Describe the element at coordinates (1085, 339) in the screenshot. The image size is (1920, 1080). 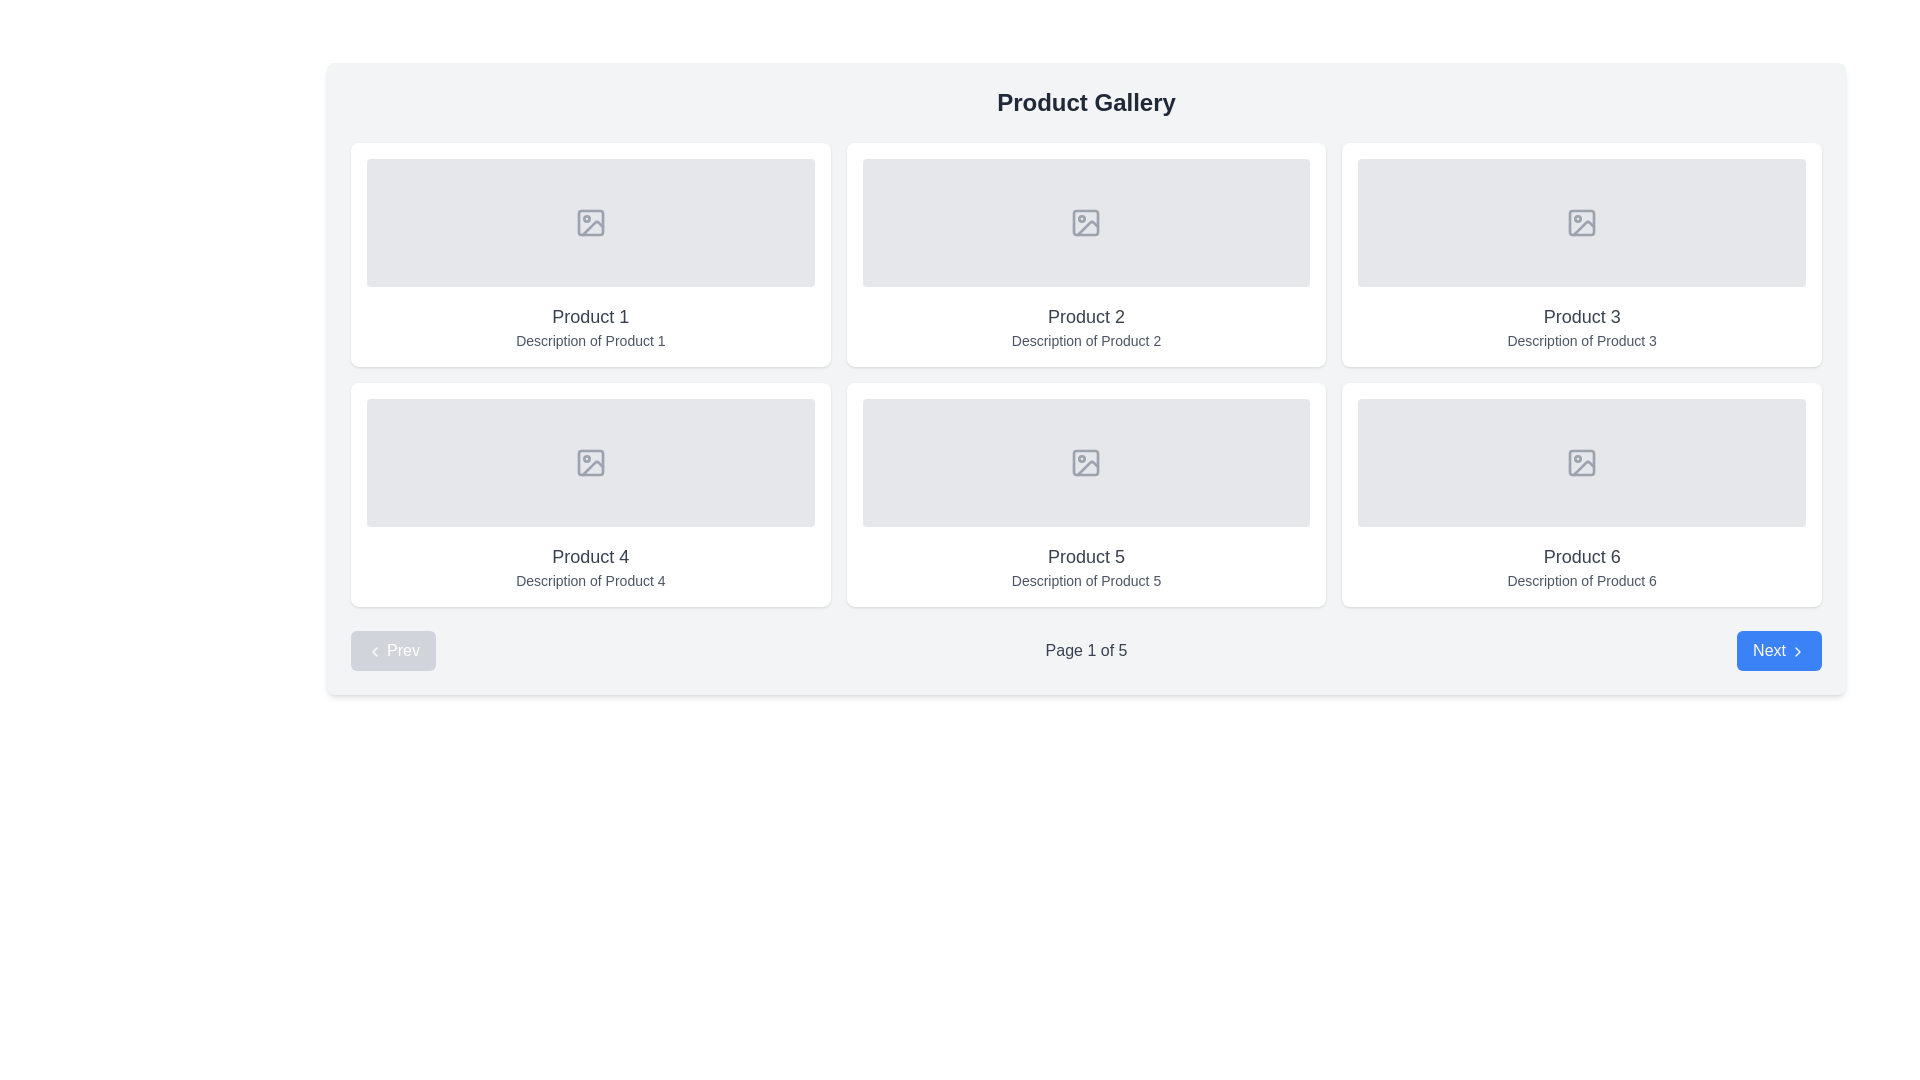
I see `the text label that reads 'Description of Product 2', which is styled with a gray color and located below the 'Product 2' title in the second card of the product grid` at that location.